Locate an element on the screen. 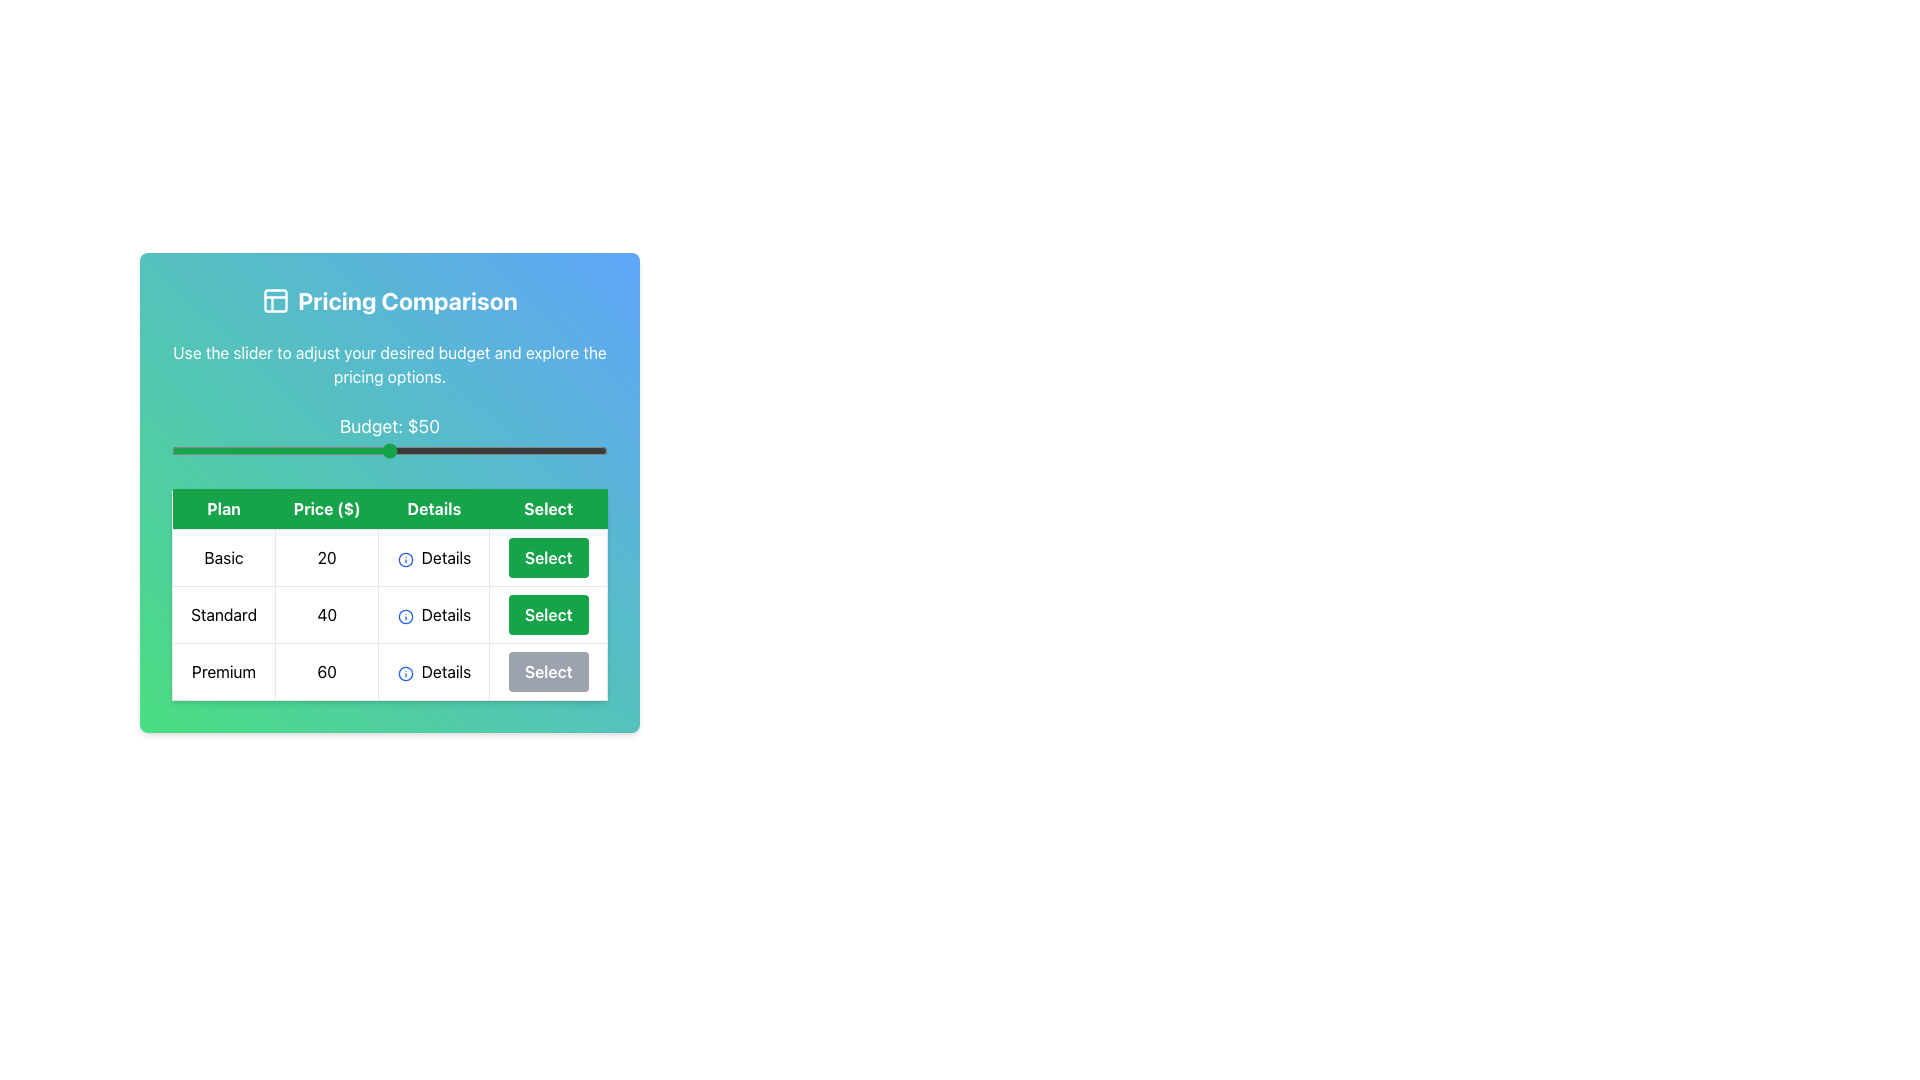 The height and width of the screenshot is (1080, 1920). the text label element displaying 'Premium' located in the first column of the last row of the table under the 'Plan' header is located at coordinates (224, 671).